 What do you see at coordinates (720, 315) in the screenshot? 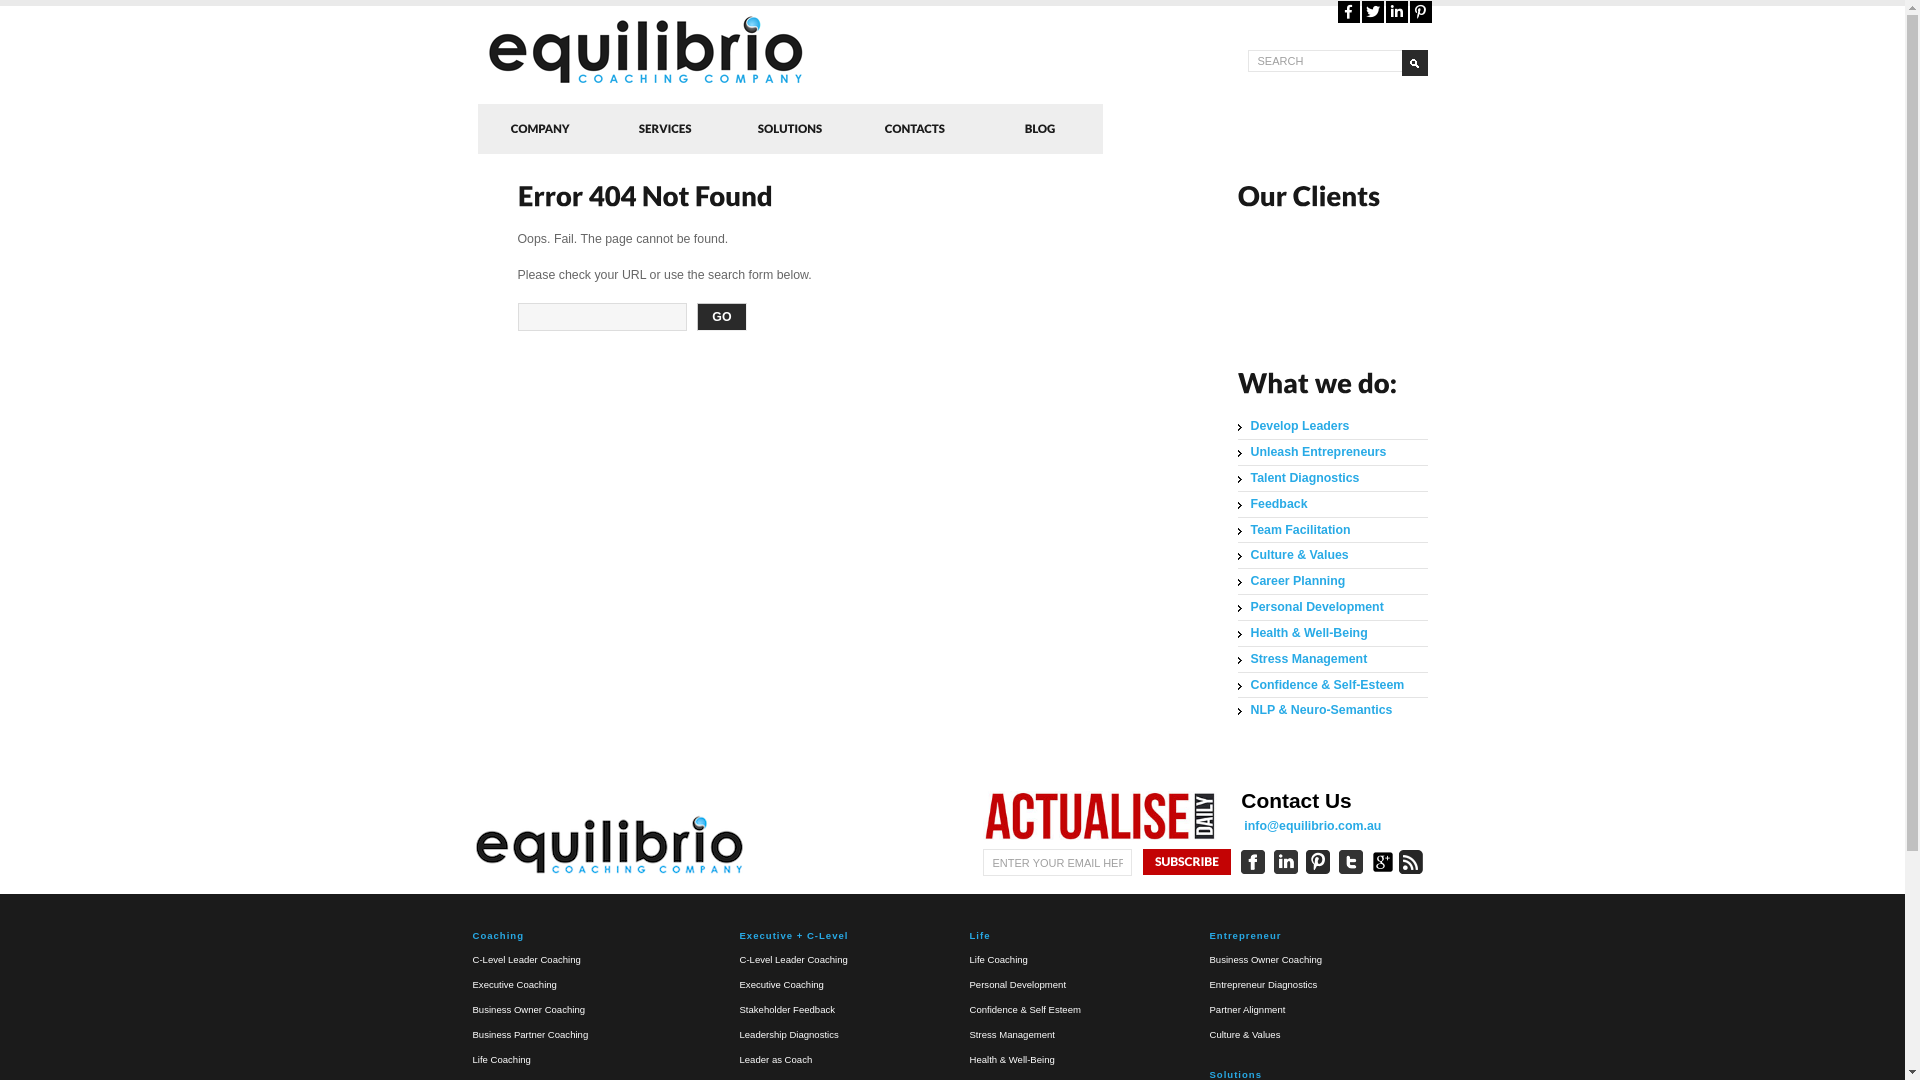
I see `'GO'` at bounding box center [720, 315].